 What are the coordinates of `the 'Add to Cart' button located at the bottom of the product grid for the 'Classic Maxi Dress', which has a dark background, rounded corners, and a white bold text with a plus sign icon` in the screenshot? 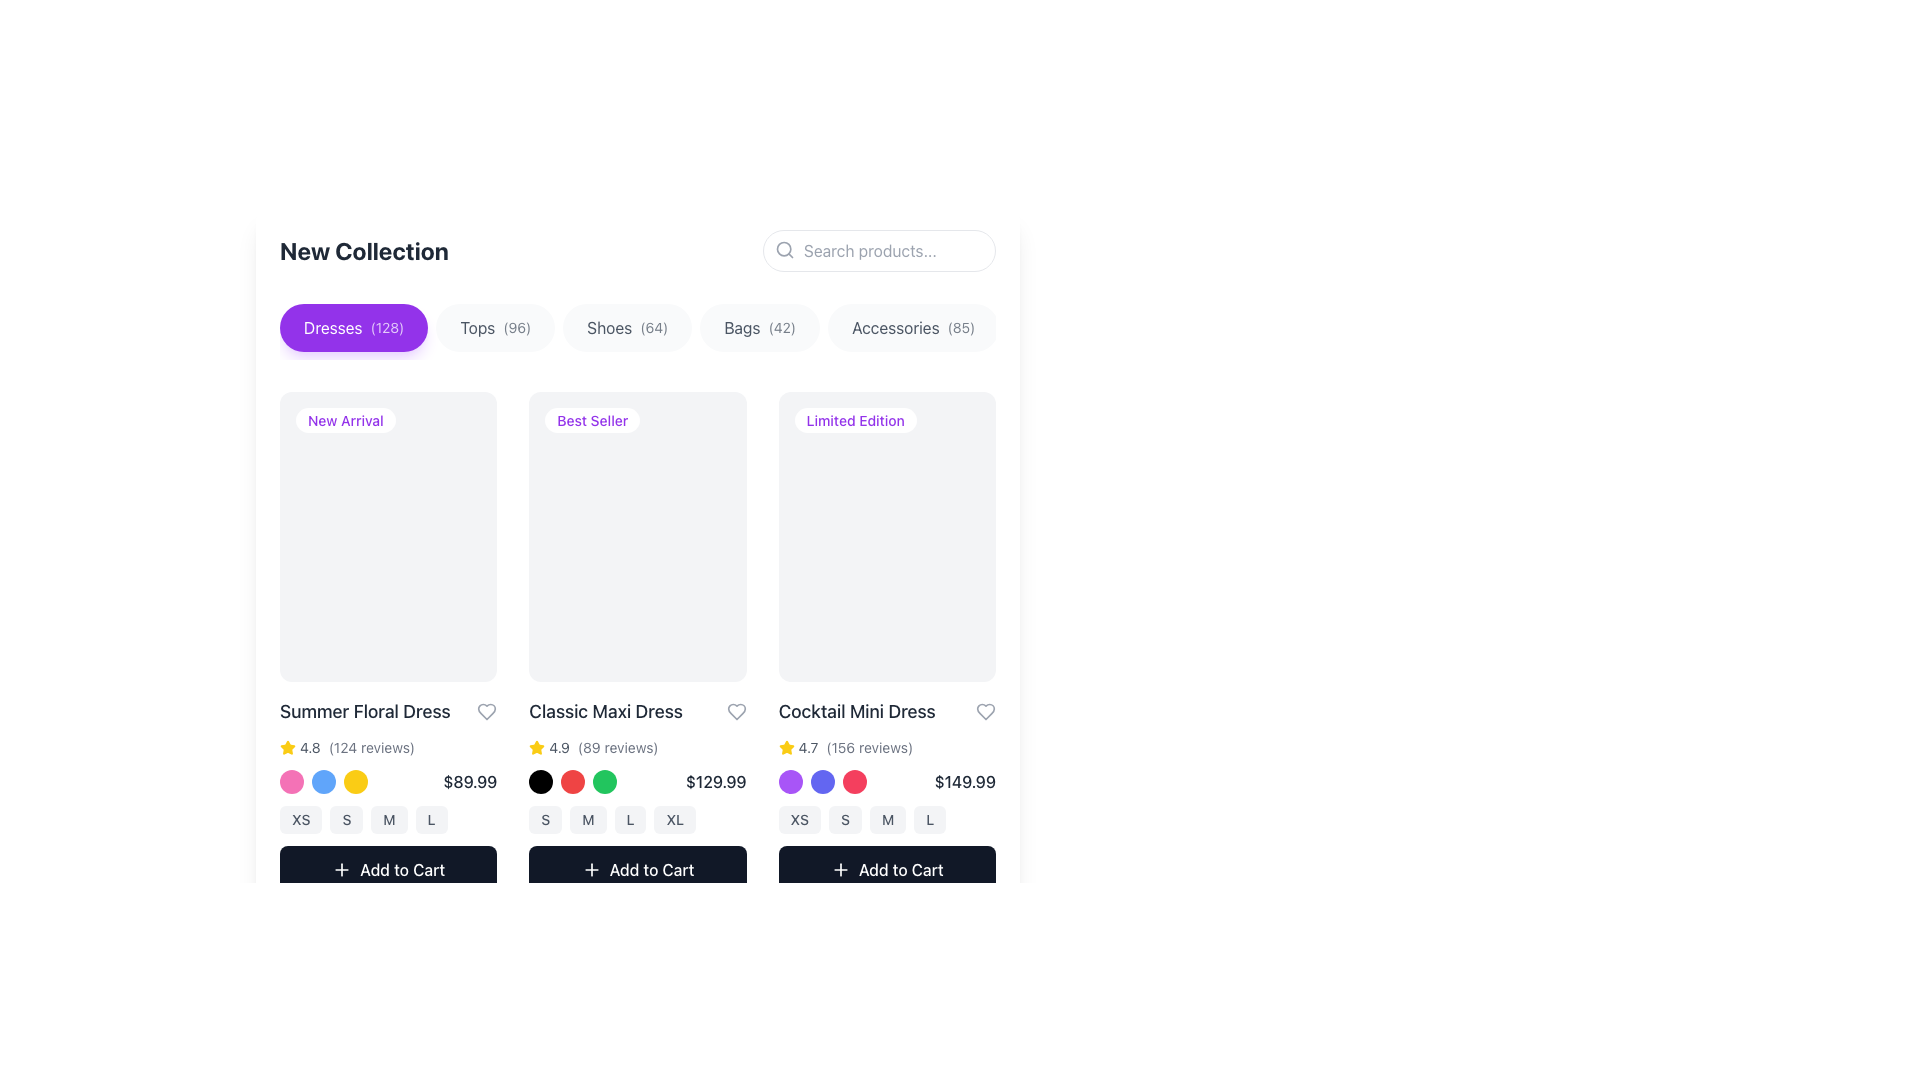 It's located at (637, 868).